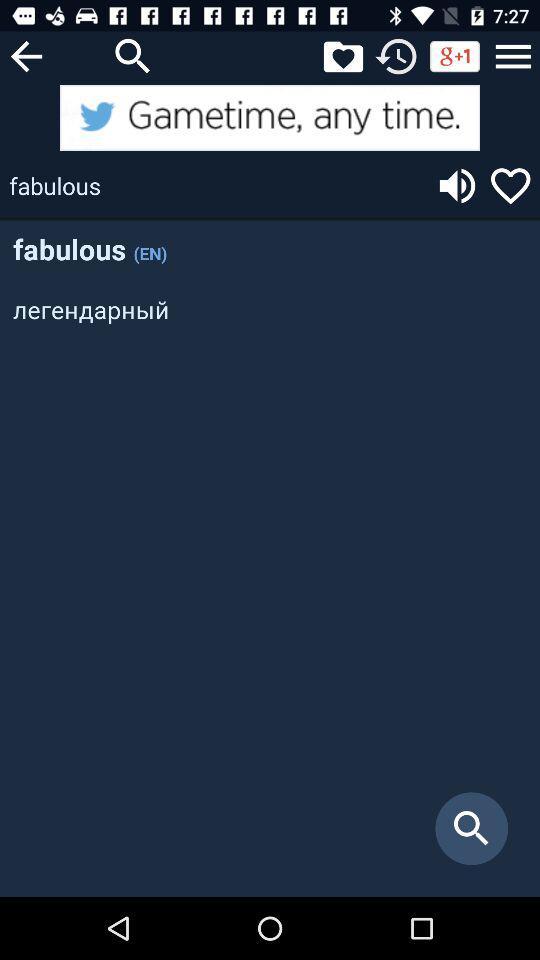  I want to click on search button, so click(133, 55).